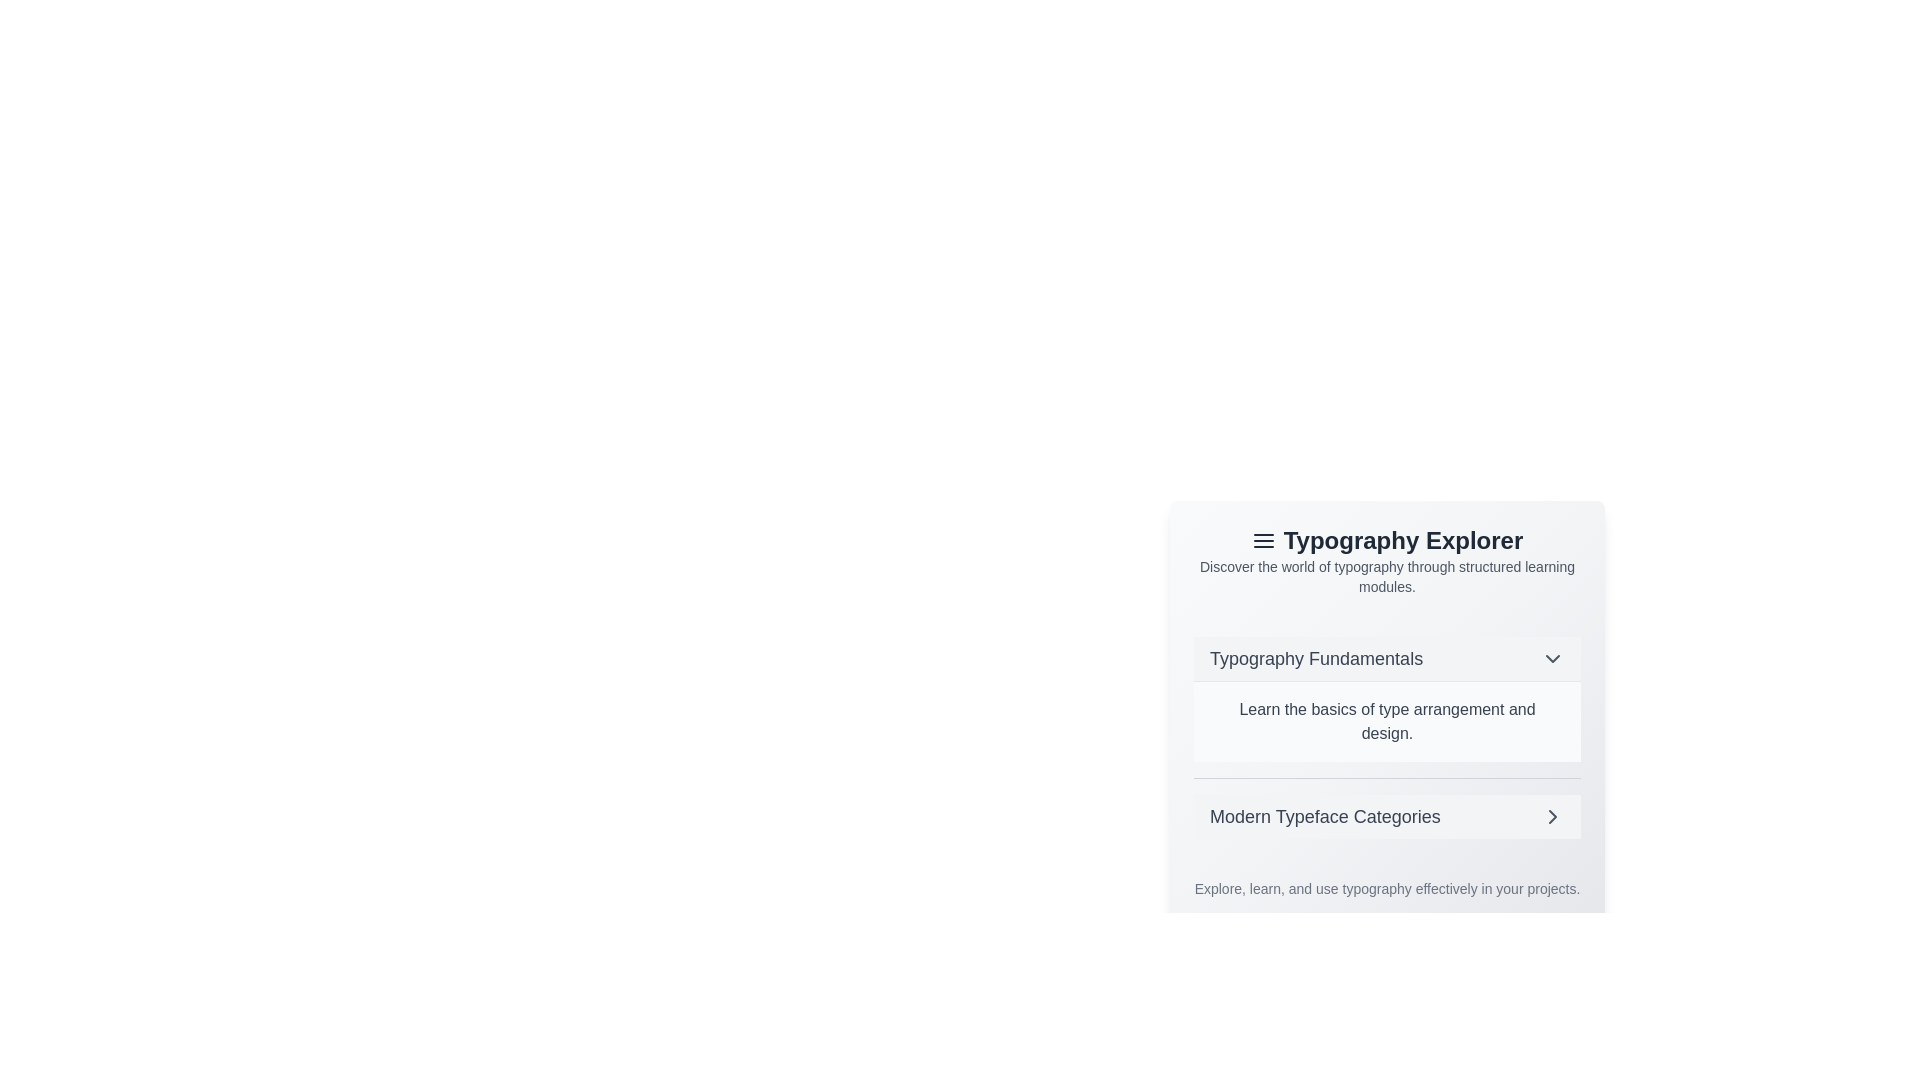 The width and height of the screenshot is (1920, 1080). I want to click on the static text element reading 'Discover the world of typography through structured learning modules.' which is located beneath the heading 'Typography Explorer', so click(1386, 577).